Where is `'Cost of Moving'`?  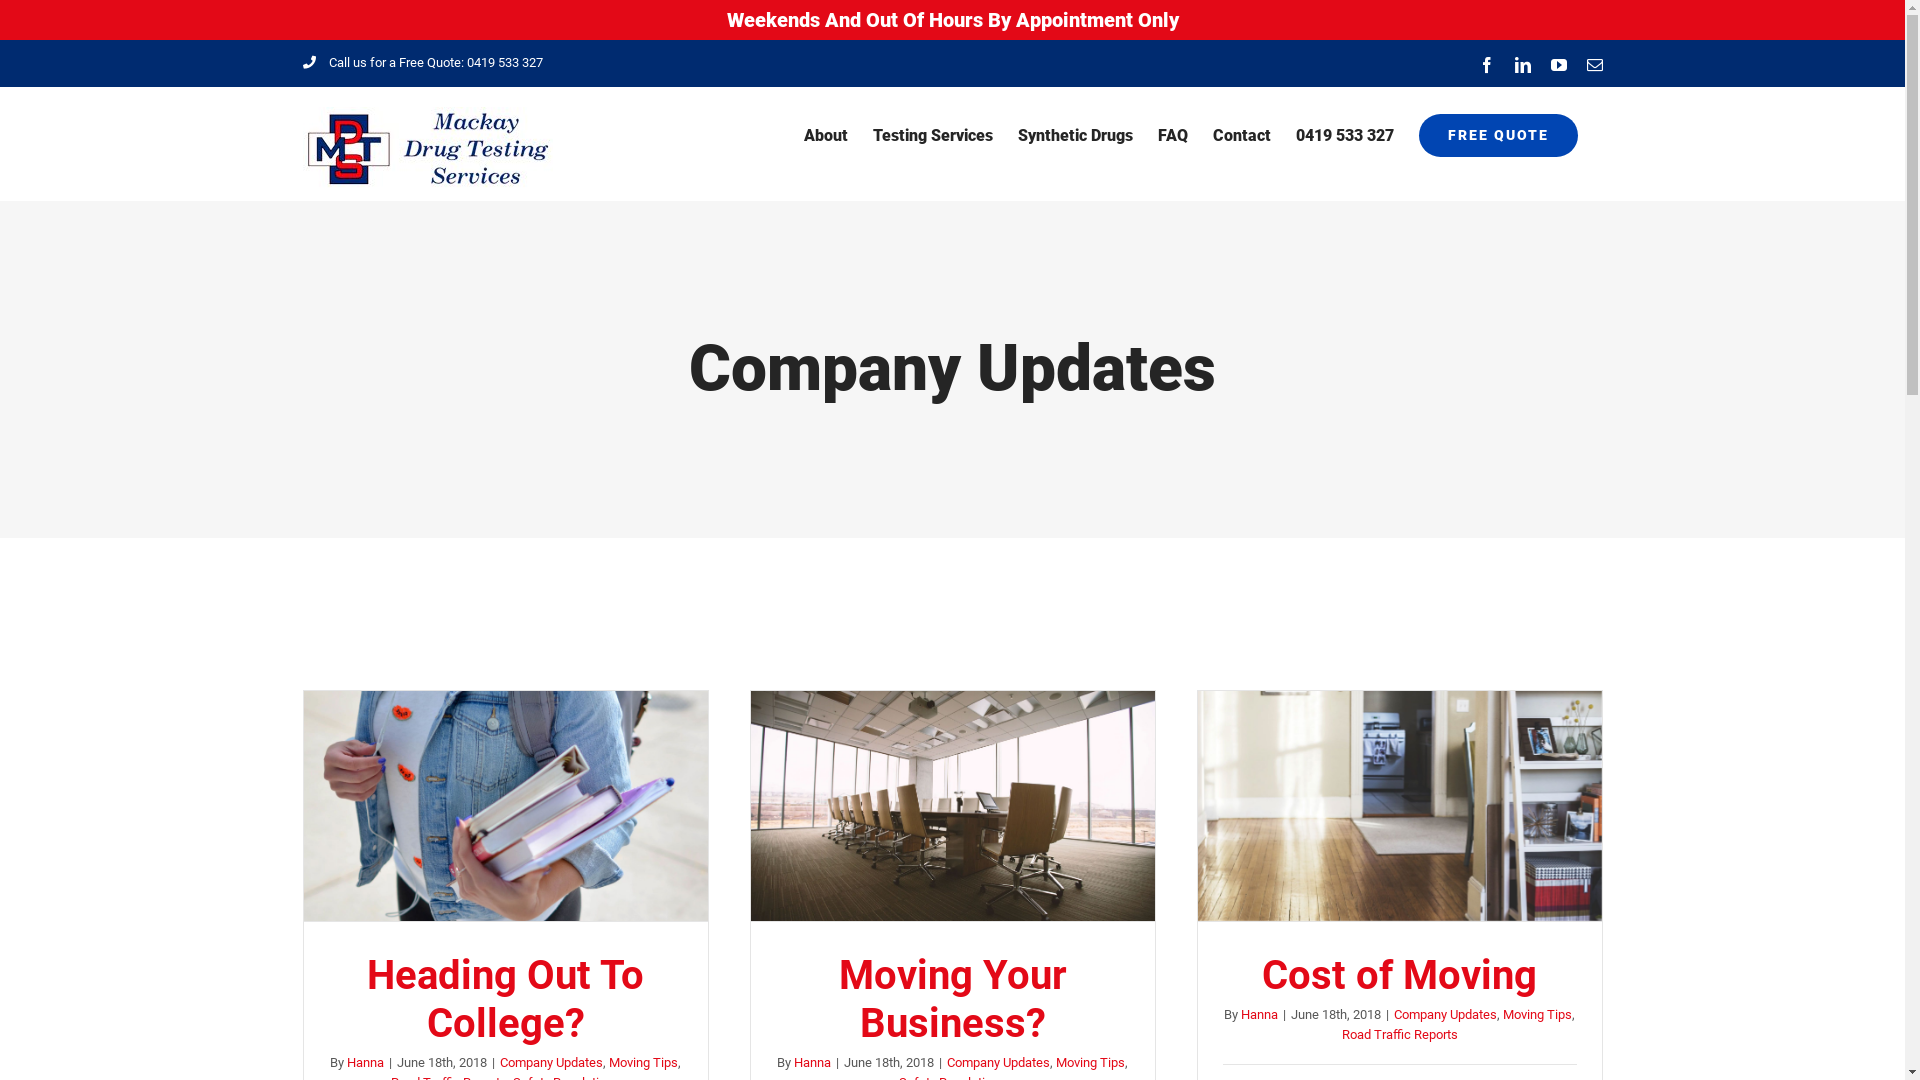 'Cost of Moving' is located at coordinates (1398, 974).